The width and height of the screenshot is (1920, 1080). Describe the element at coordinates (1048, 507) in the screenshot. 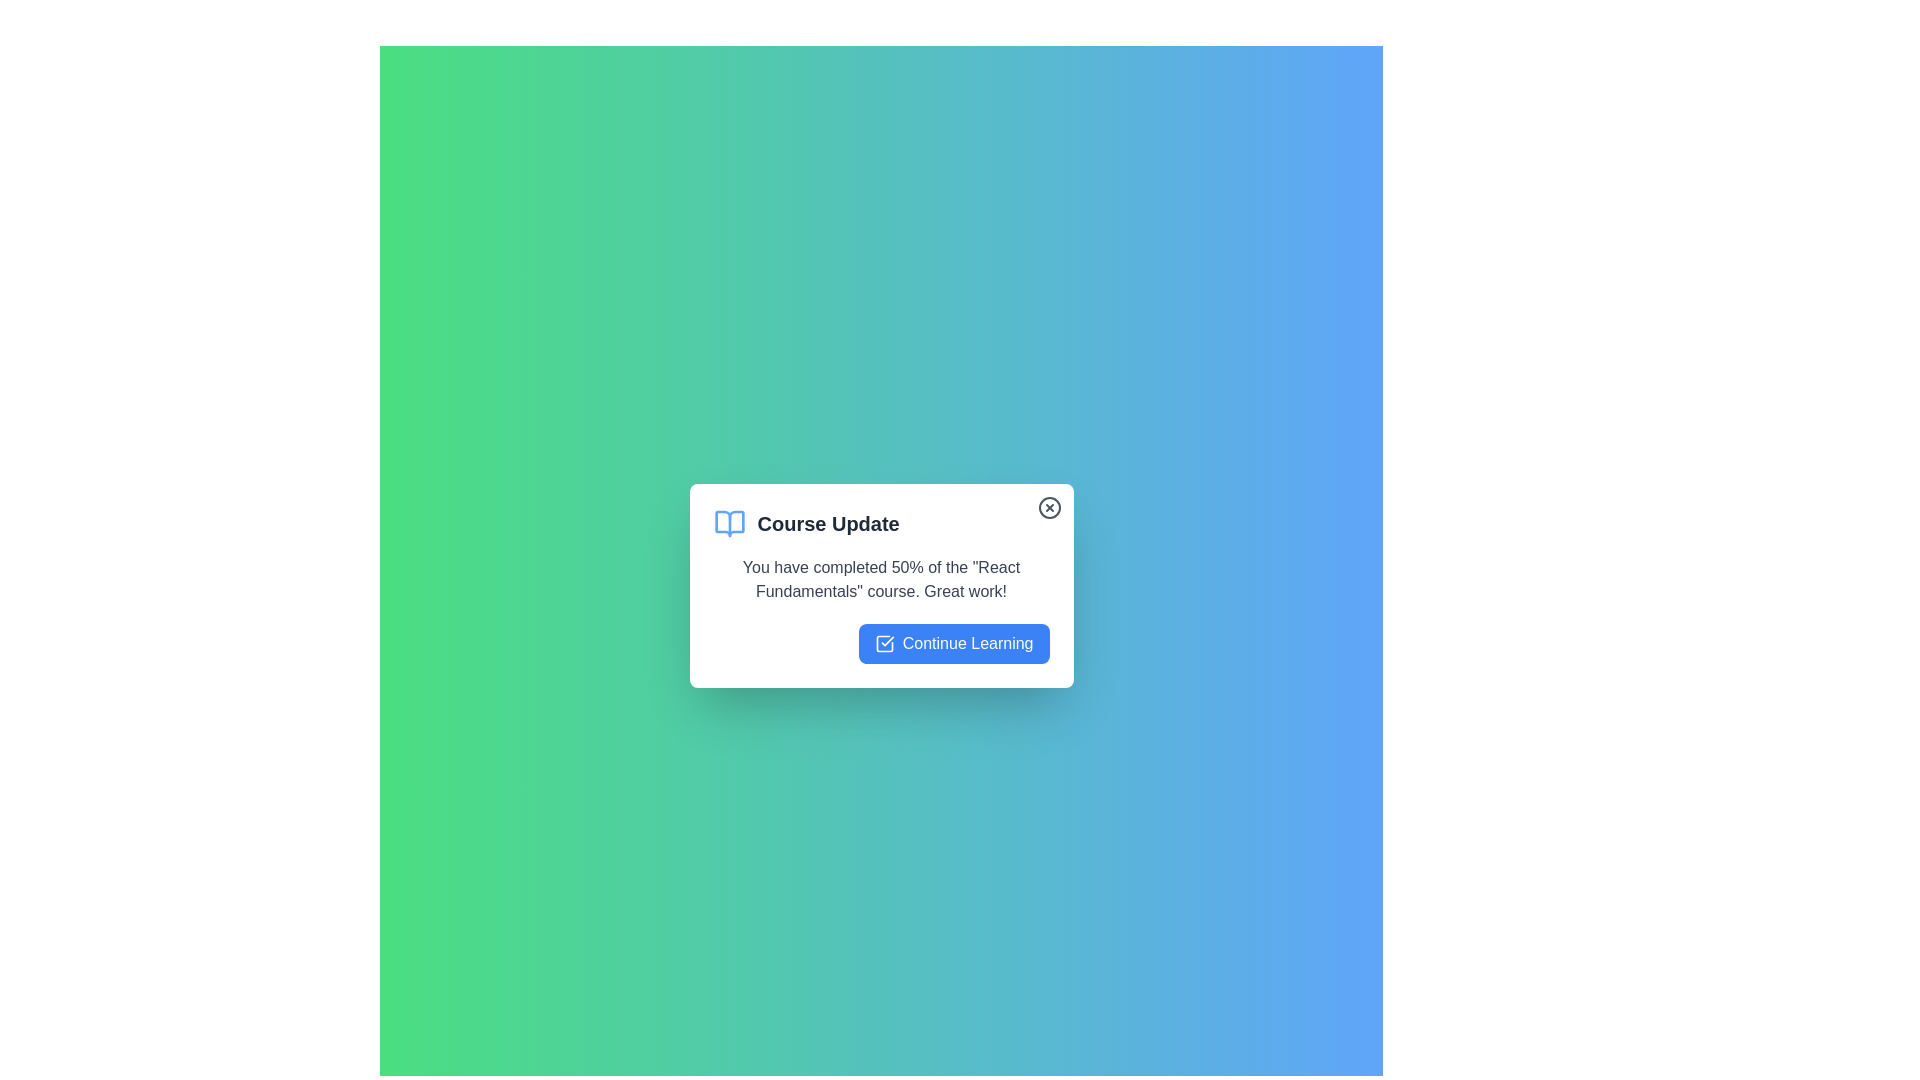

I see `the small circular close button located at the top-right corner of the notification card to change its color from gray to red` at that location.